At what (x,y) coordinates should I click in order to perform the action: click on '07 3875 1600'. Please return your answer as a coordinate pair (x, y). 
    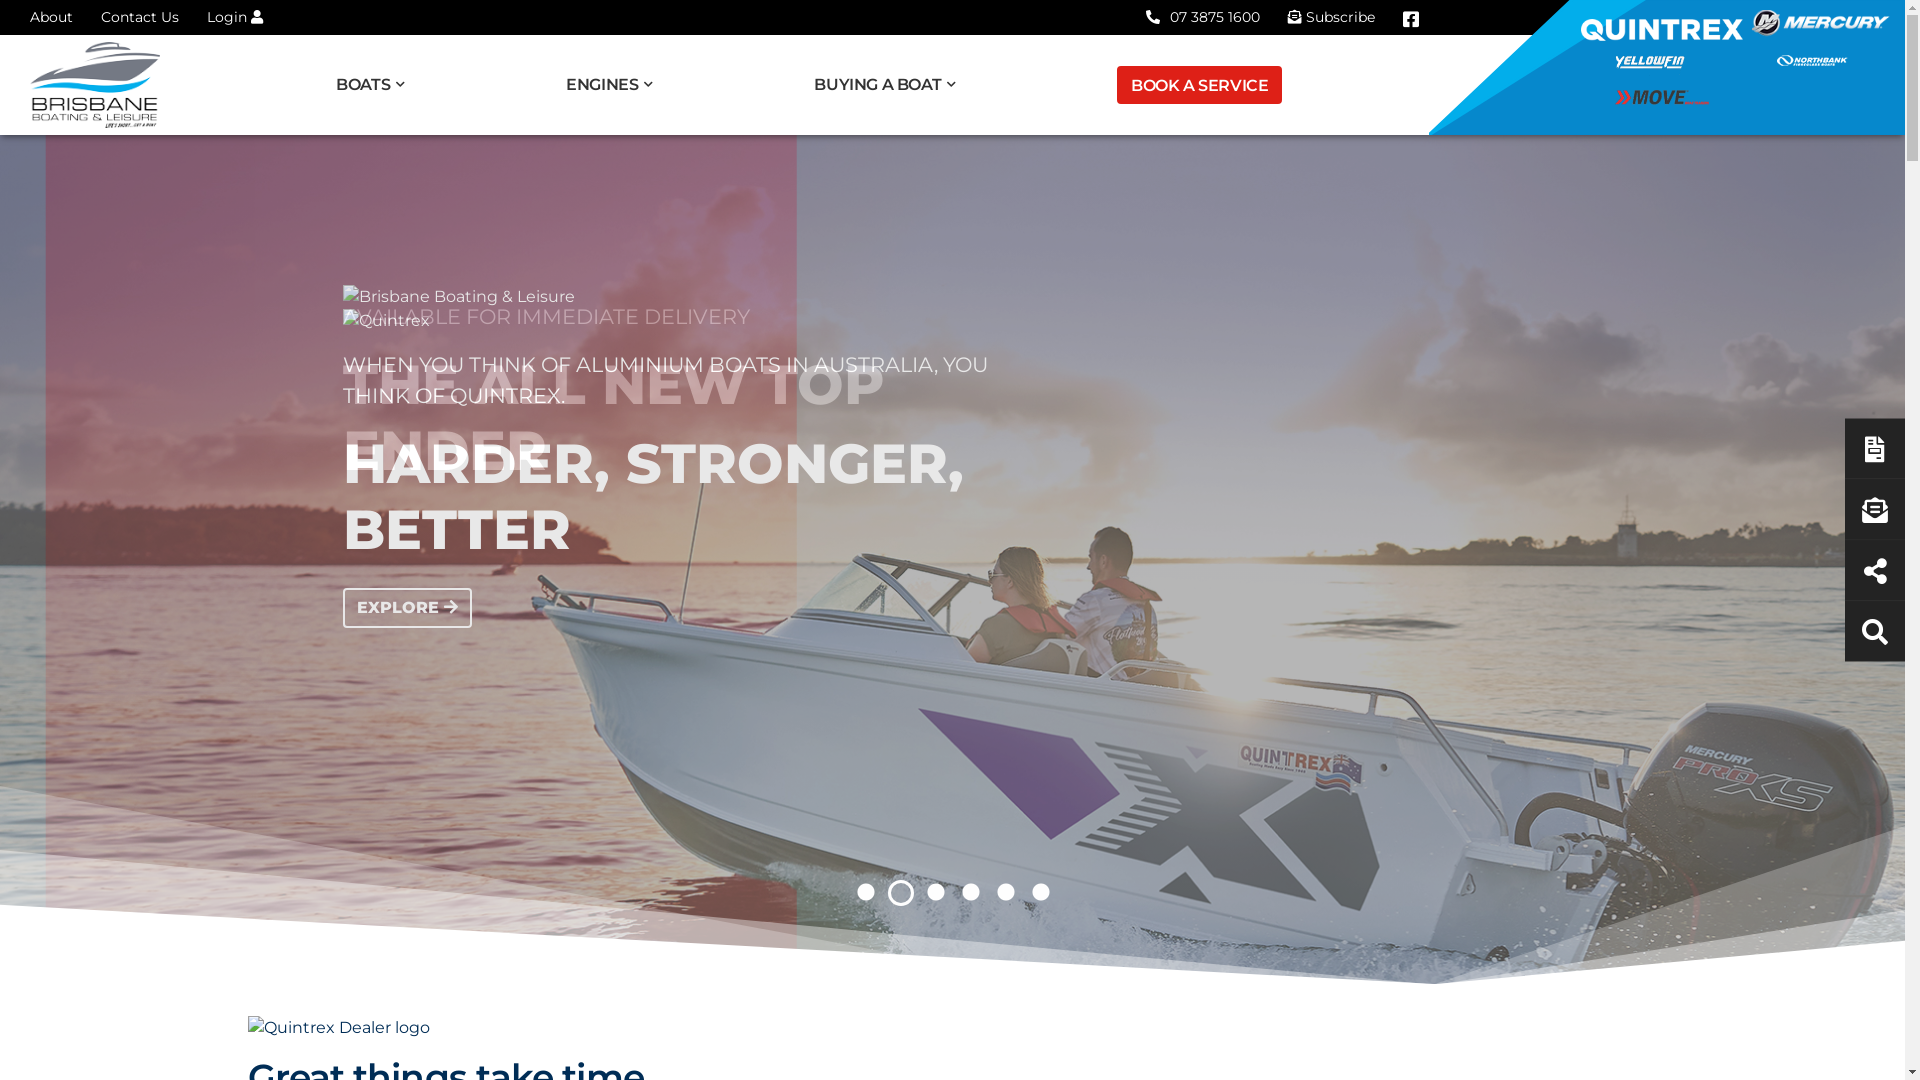
    Looking at the image, I should click on (1202, 16).